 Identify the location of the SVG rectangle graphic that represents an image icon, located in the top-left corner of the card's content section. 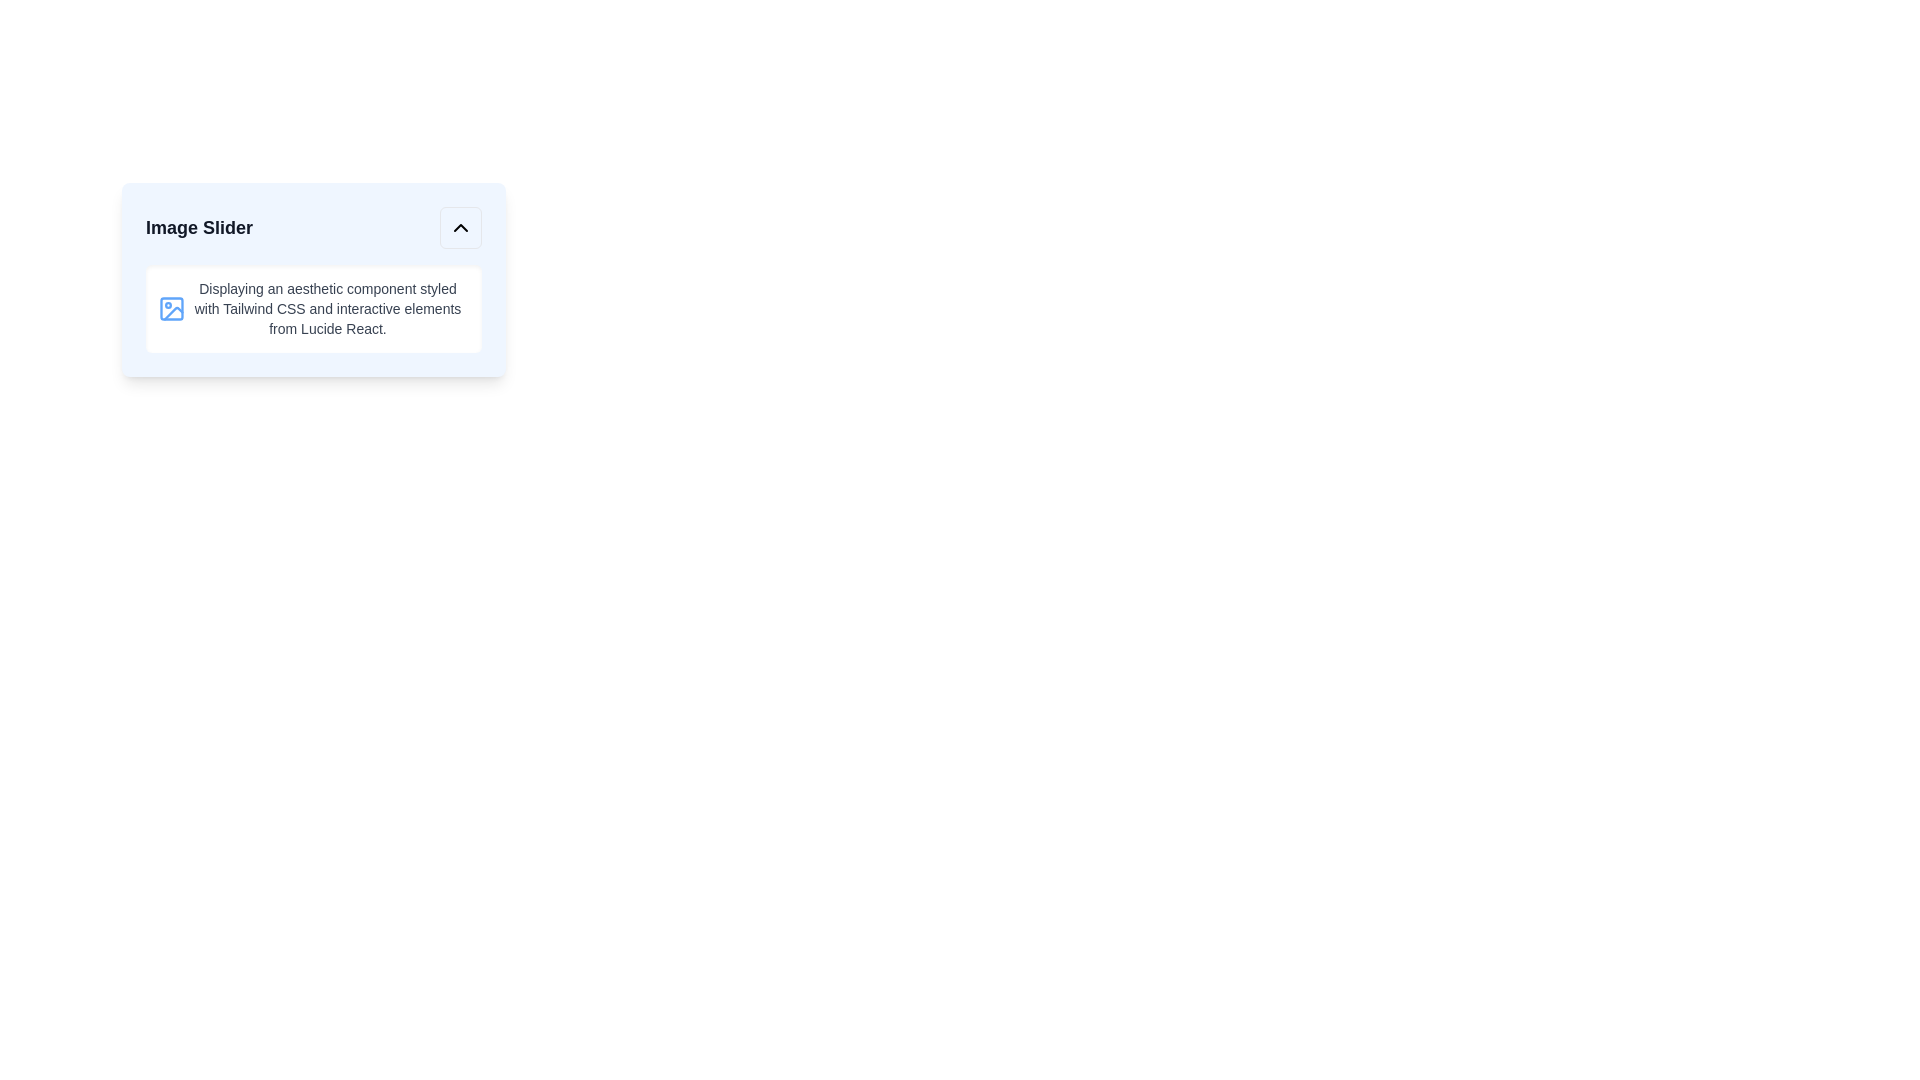
(172, 308).